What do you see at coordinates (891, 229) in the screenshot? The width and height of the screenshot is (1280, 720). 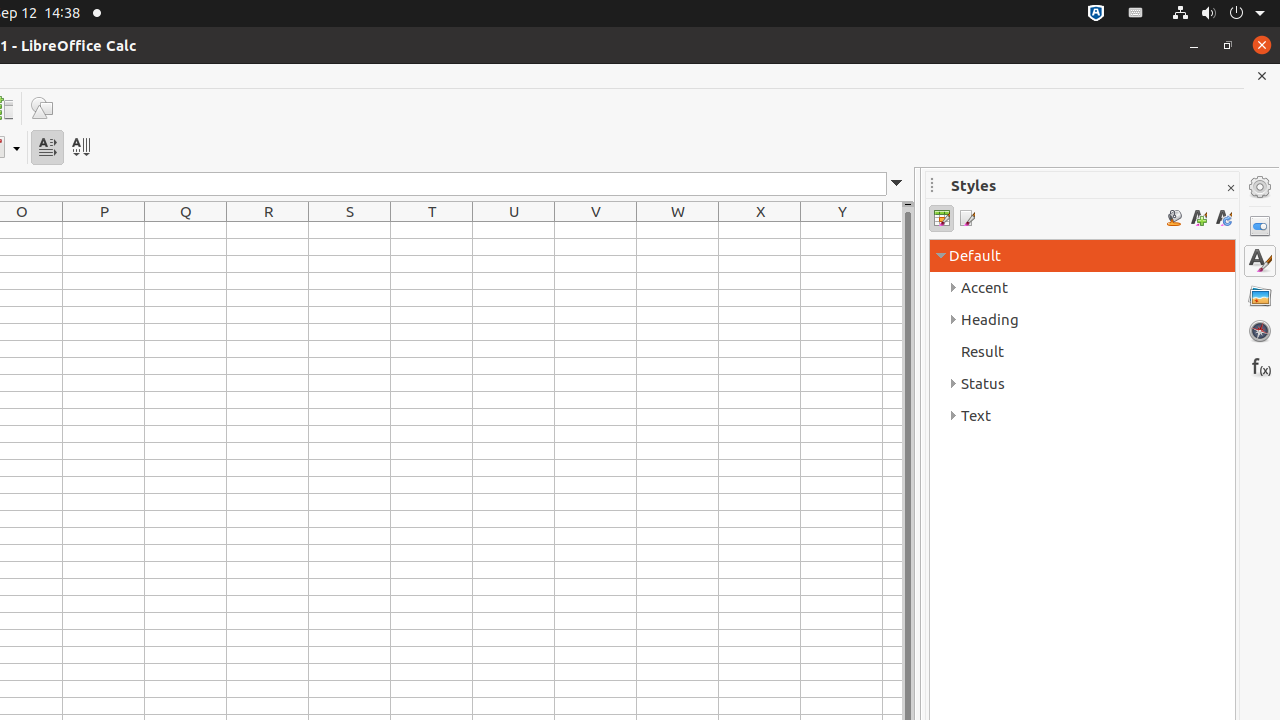 I see `'Z1'` at bounding box center [891, 229].